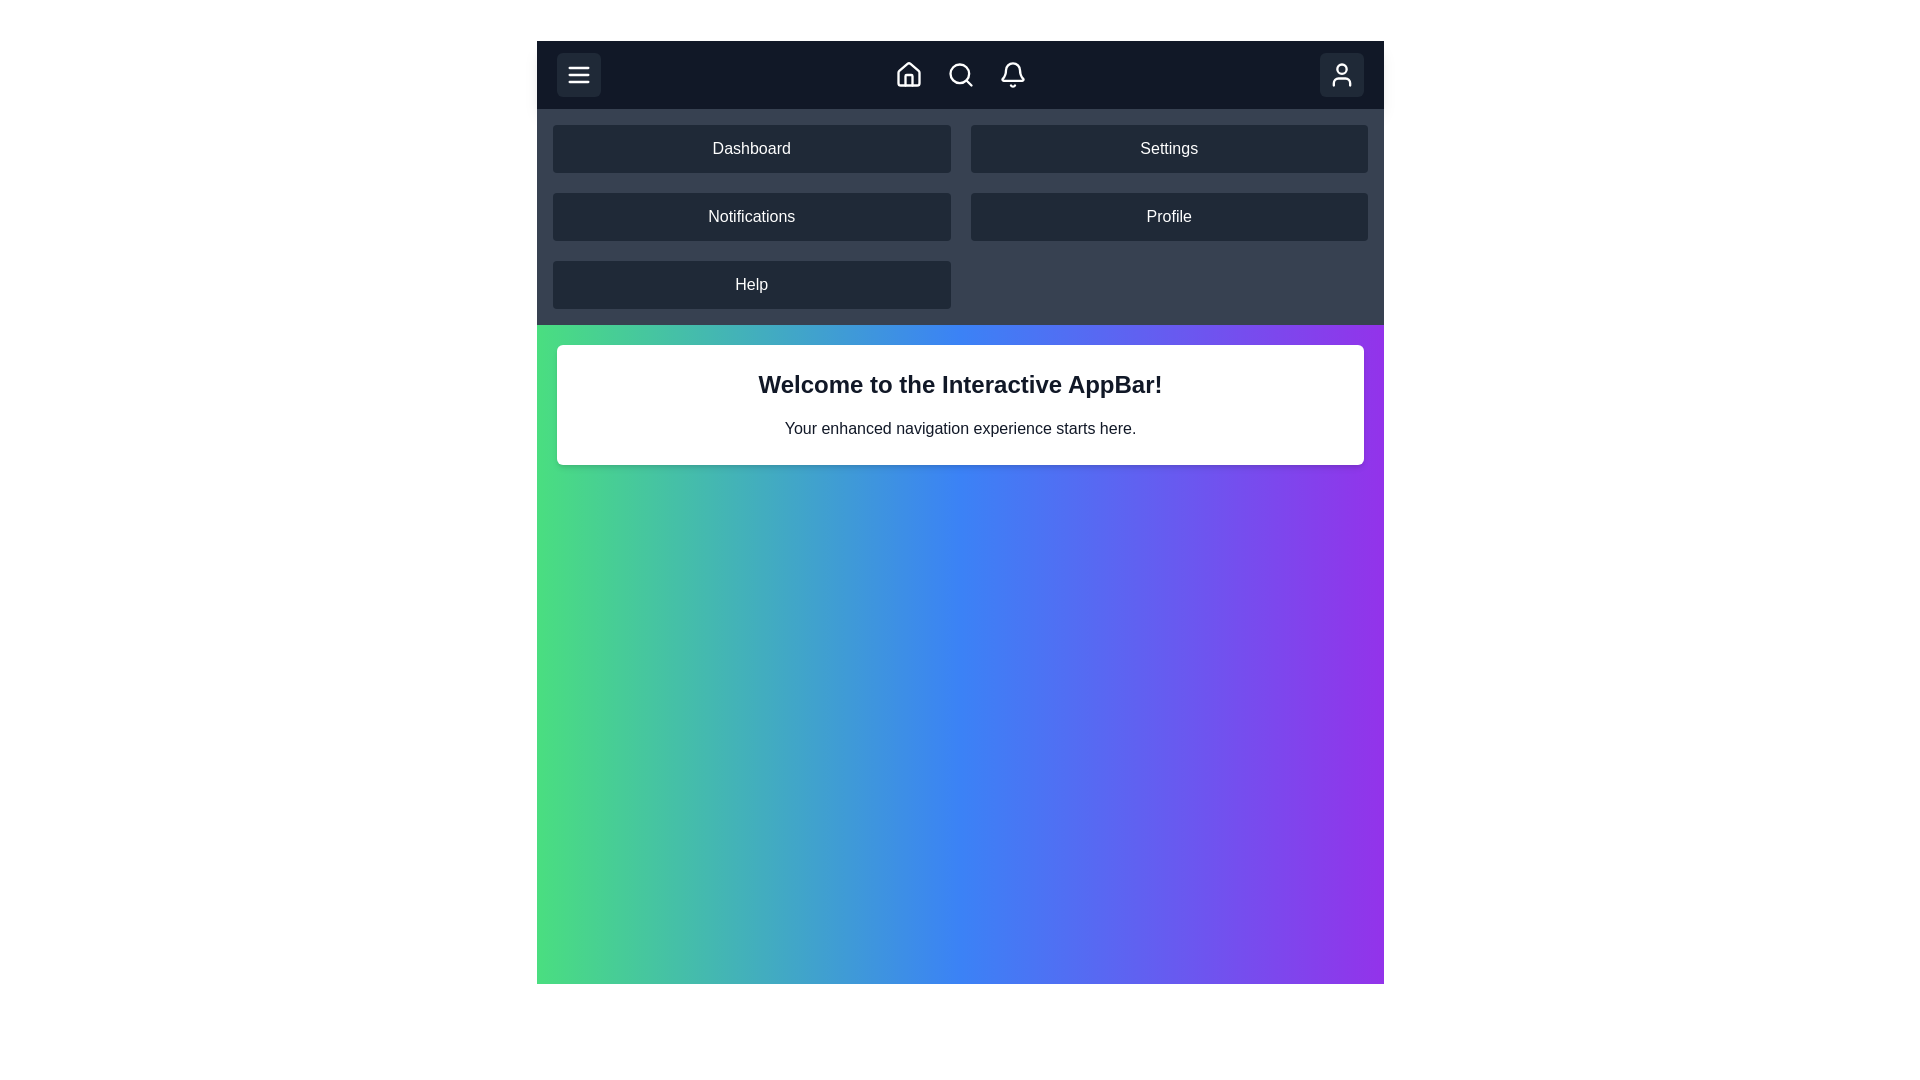 Image resolution: width=1920 pixels, height=1080 pixels. Describe the element at coordinates (960, 73) in the screenshot. I see `the Search button in the navigation bar` at that location.